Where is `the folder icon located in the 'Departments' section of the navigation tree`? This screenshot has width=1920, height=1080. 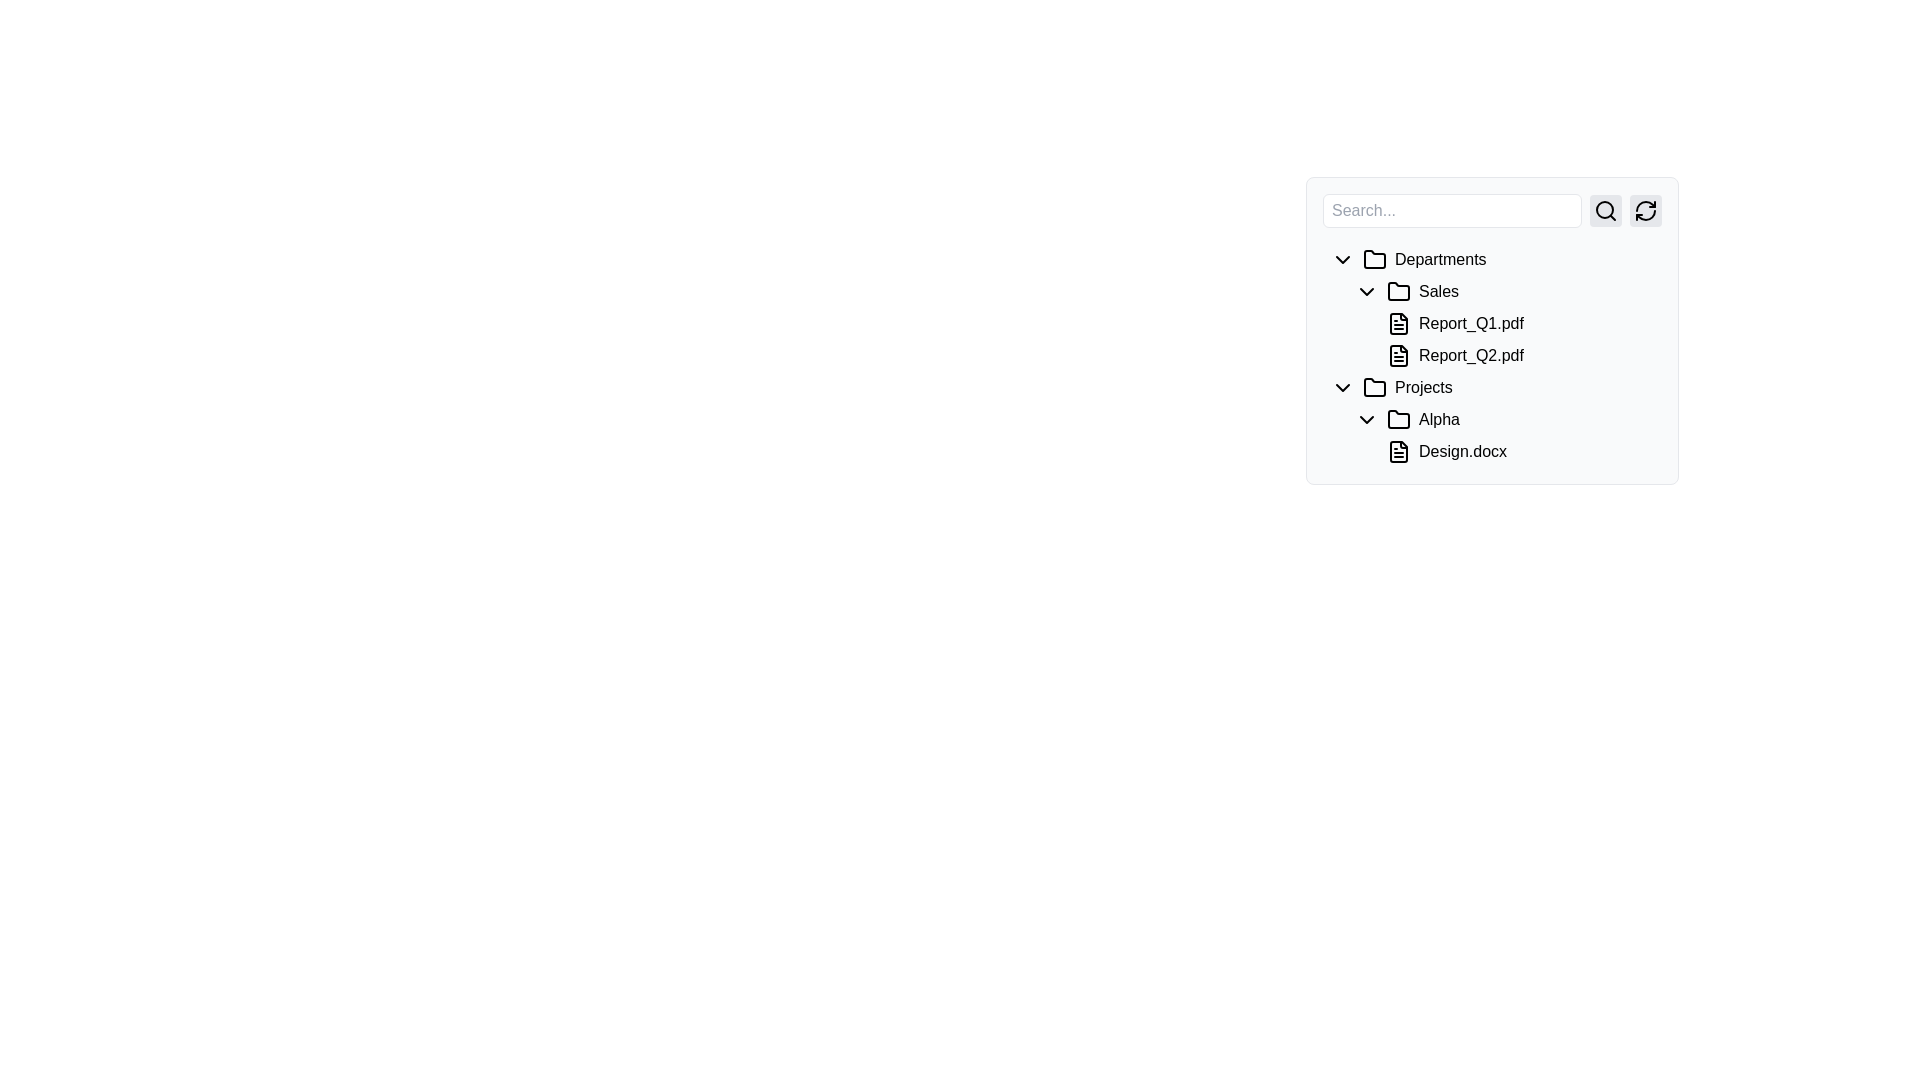
the folder icon located in the 'Departments' section of the navigation tree is located at coordinates (1373, 258).